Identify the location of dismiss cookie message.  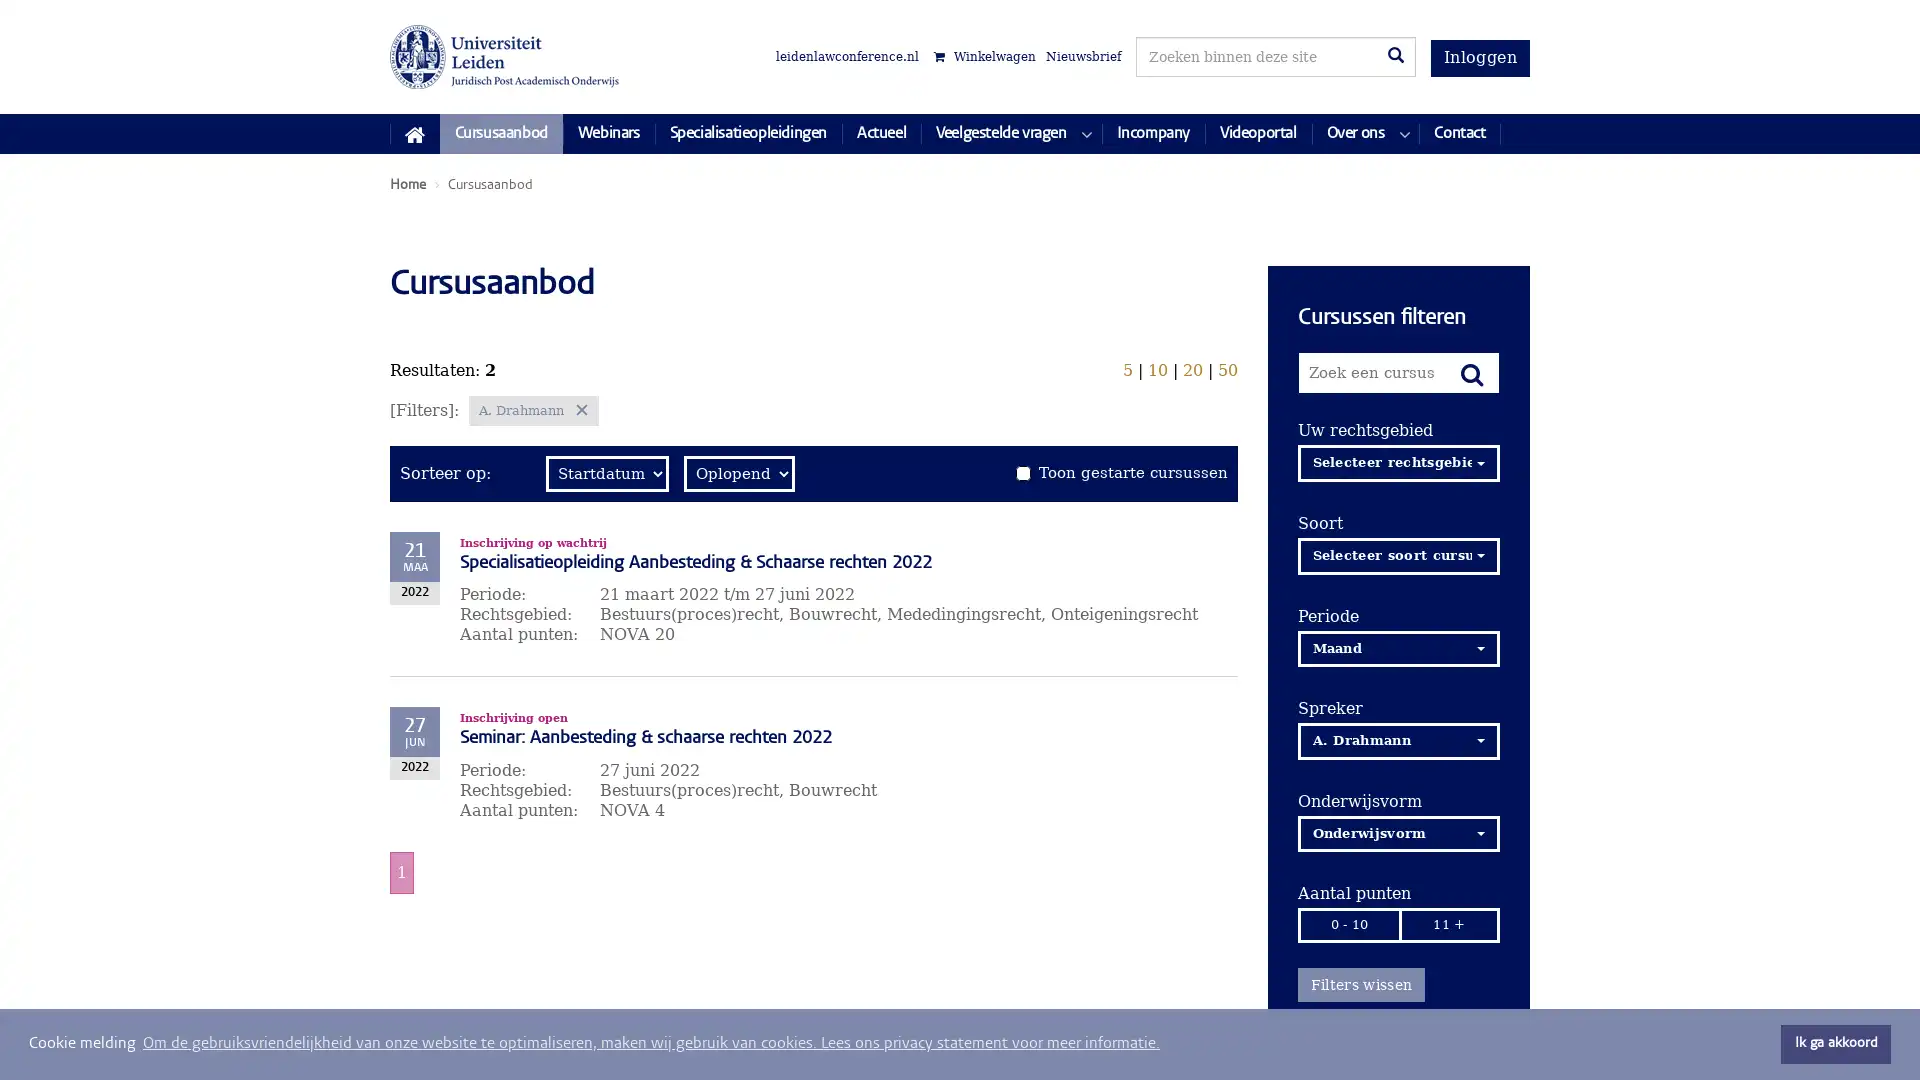
(1836, 1043).